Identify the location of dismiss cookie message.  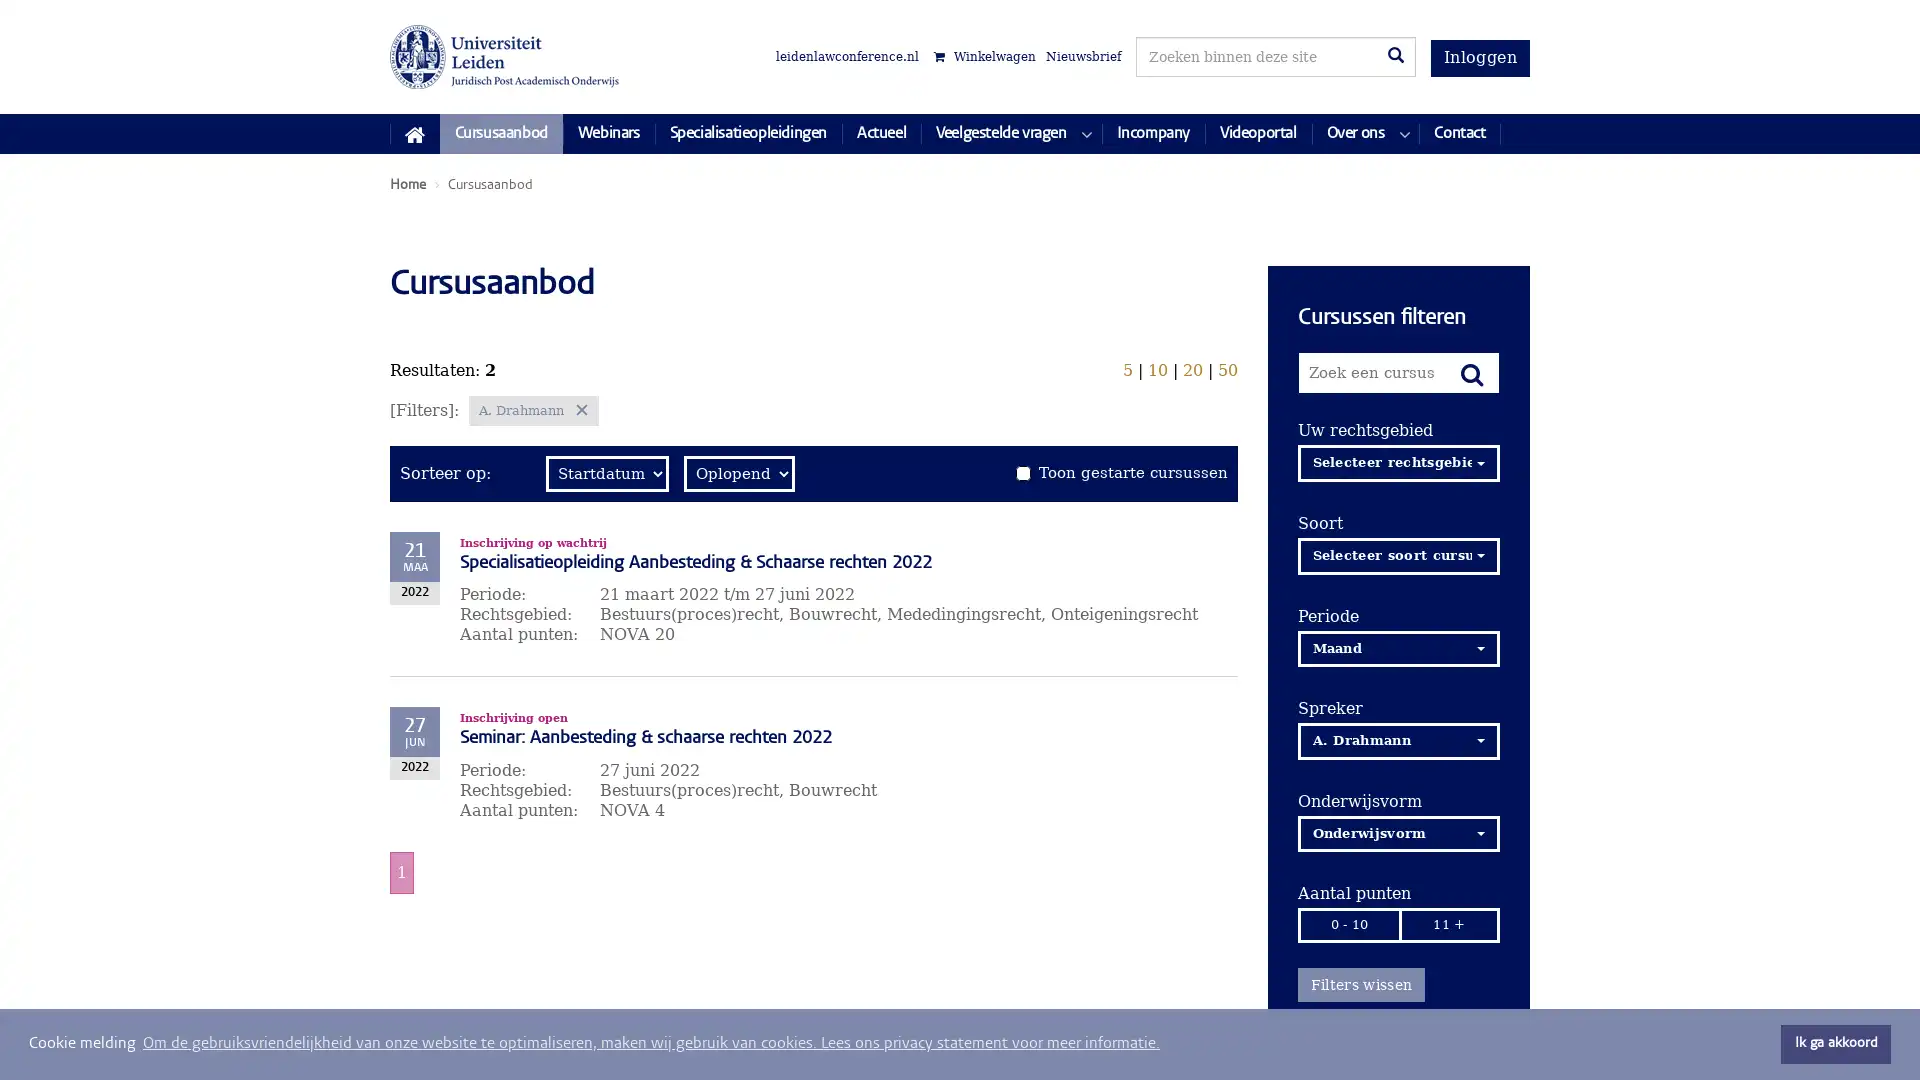
(1836, 1043).